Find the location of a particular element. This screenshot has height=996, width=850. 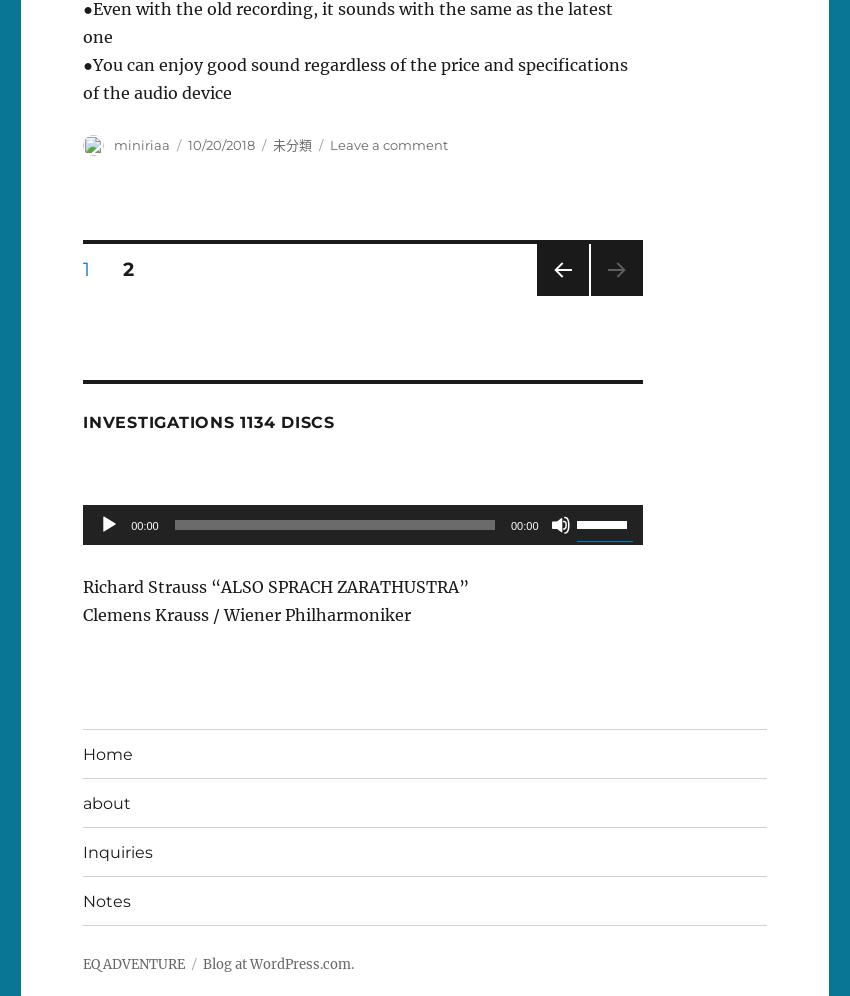

'Clemens Krauss / Wiener Philharmoniker' is located at coordinates (247, 615).